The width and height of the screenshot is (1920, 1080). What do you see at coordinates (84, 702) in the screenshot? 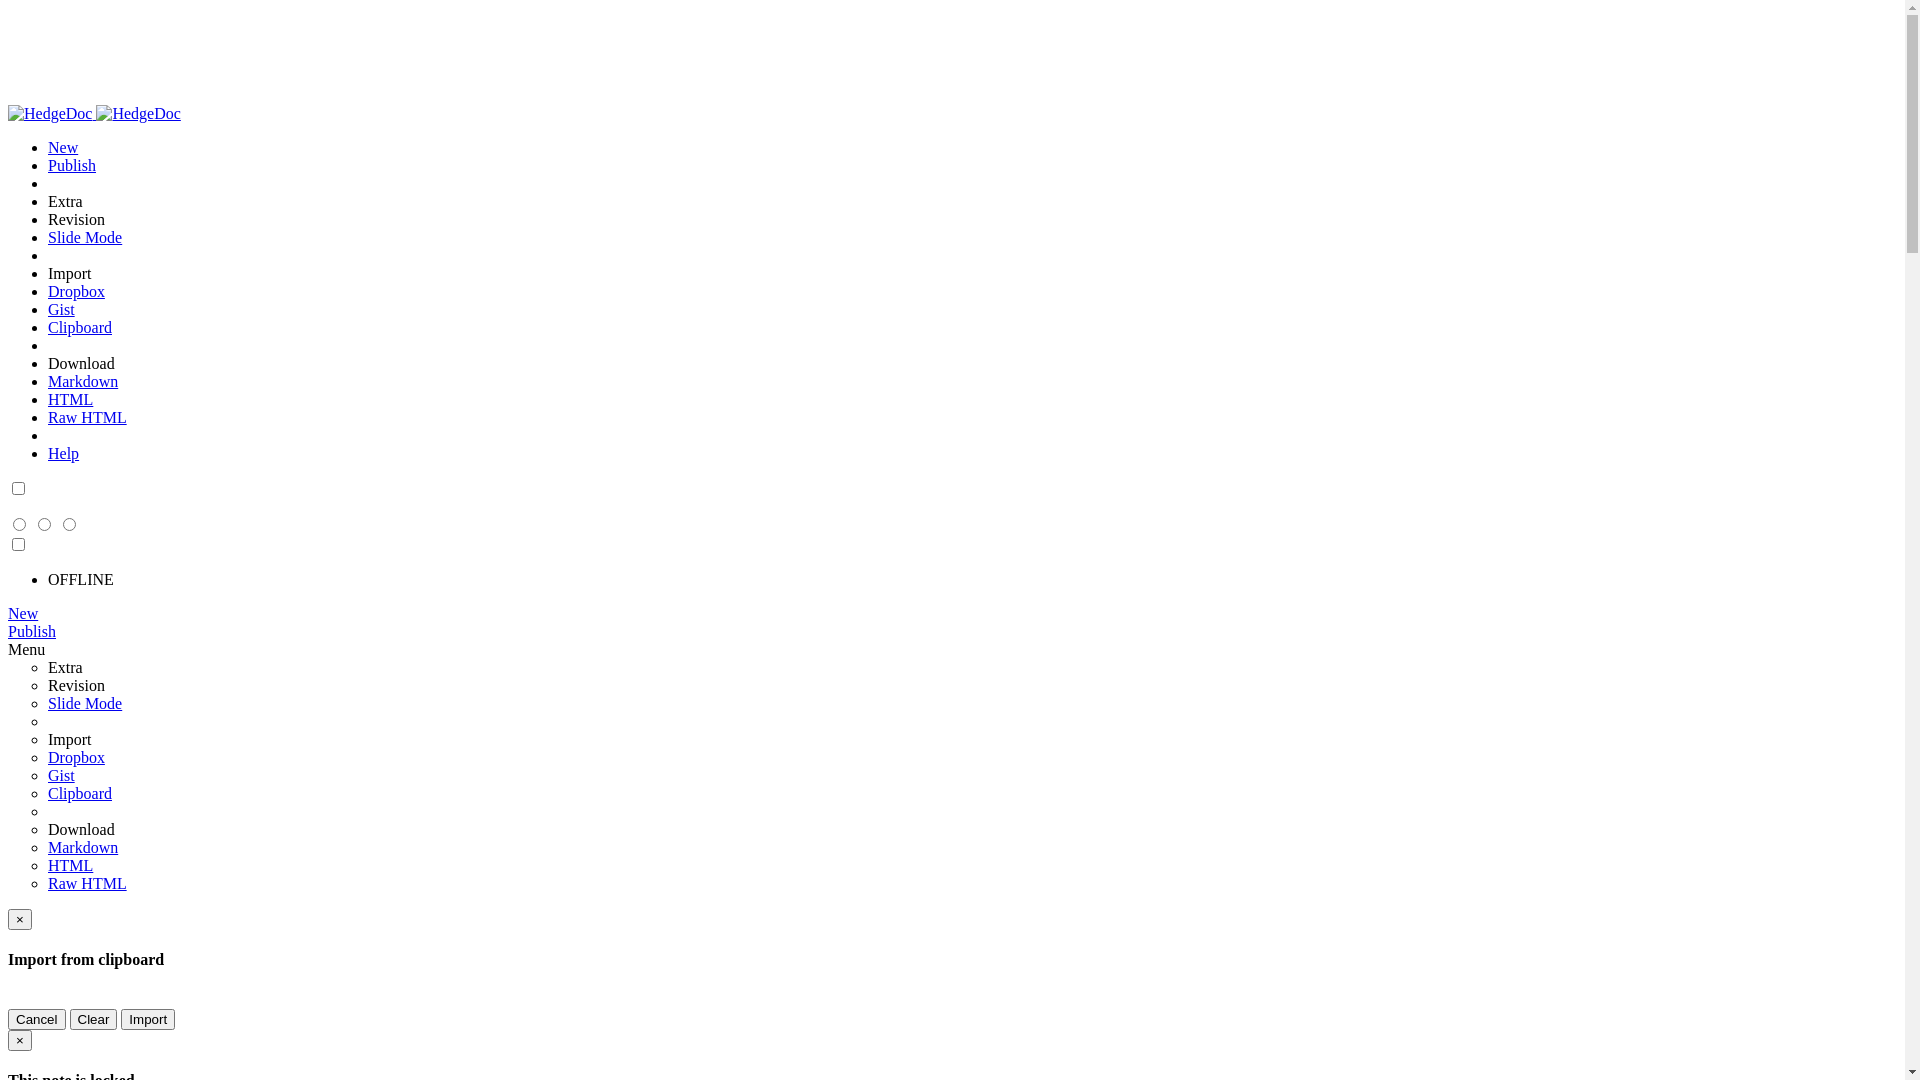
I see `'Slide Mode'` at bounding box center [84, 702].